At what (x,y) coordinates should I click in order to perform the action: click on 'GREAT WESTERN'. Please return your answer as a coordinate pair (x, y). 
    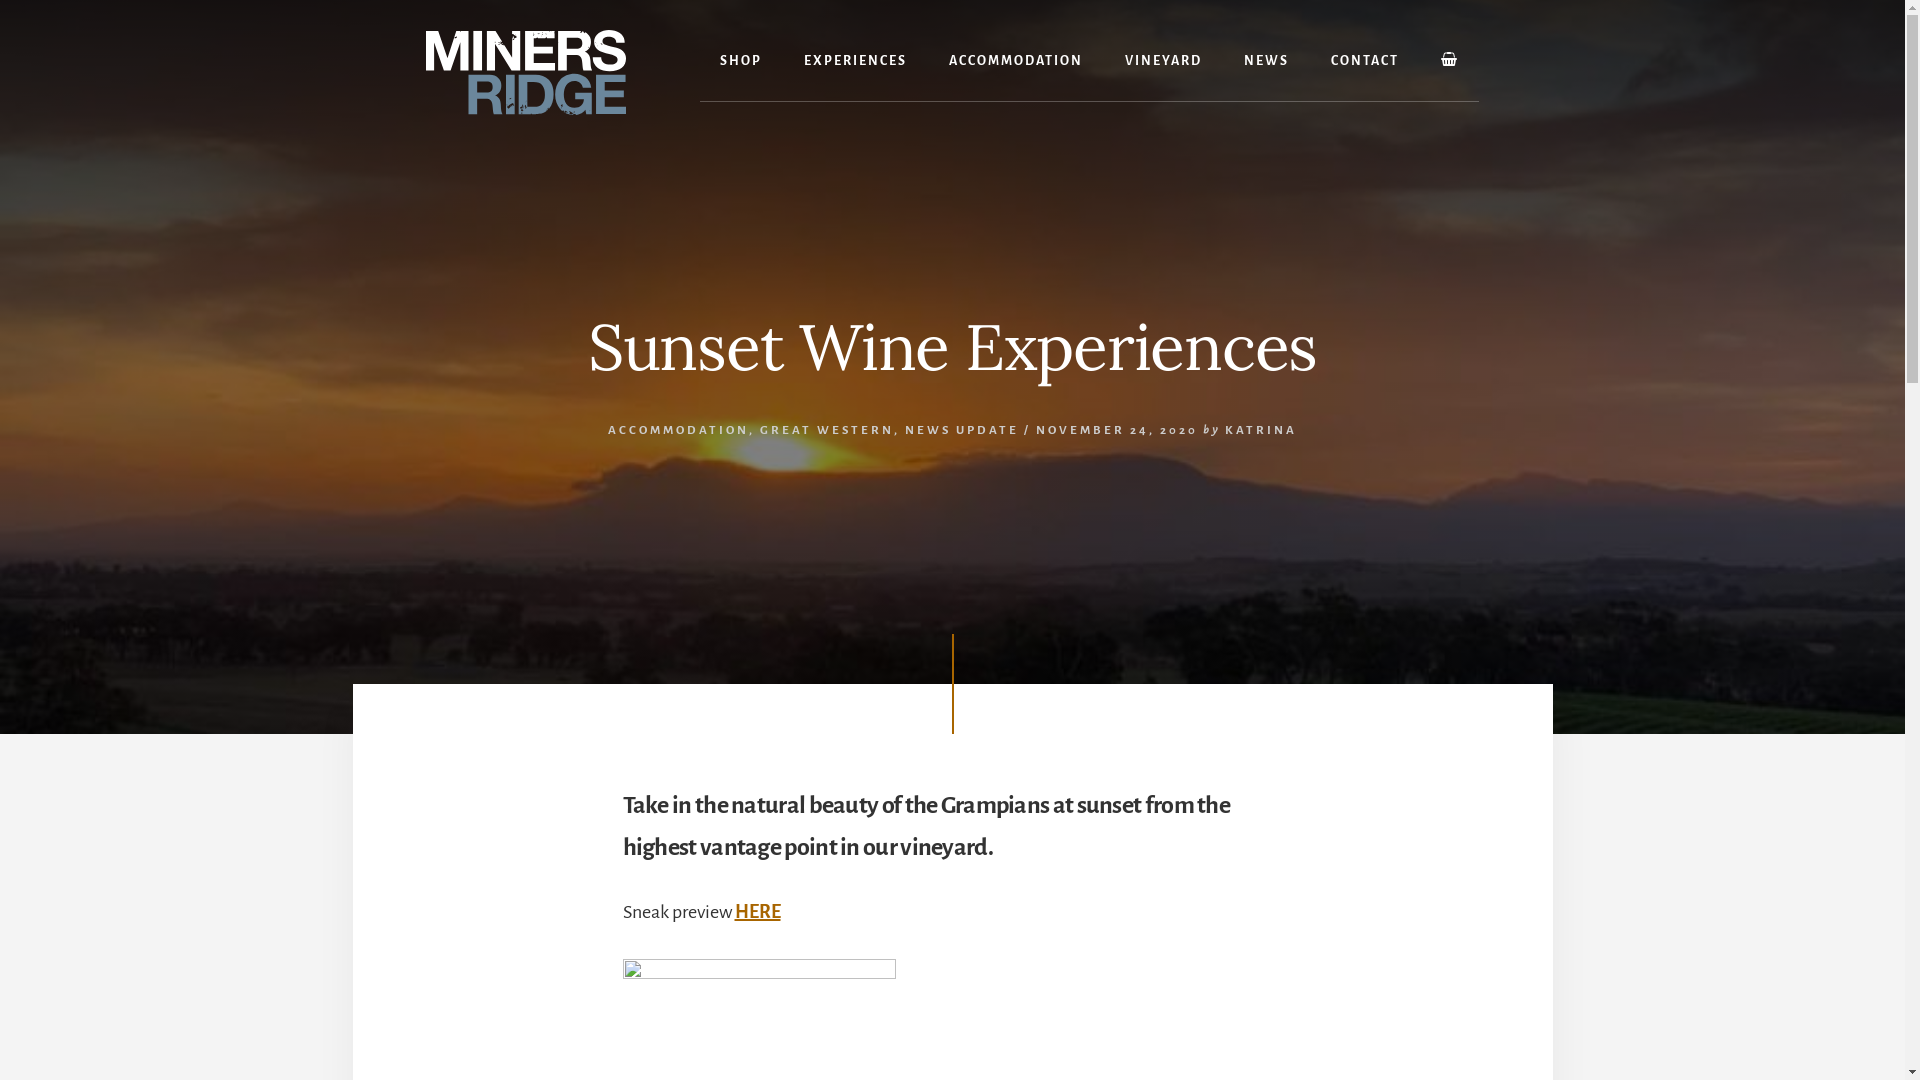
    Looking at the image, I should click on (826, 429).